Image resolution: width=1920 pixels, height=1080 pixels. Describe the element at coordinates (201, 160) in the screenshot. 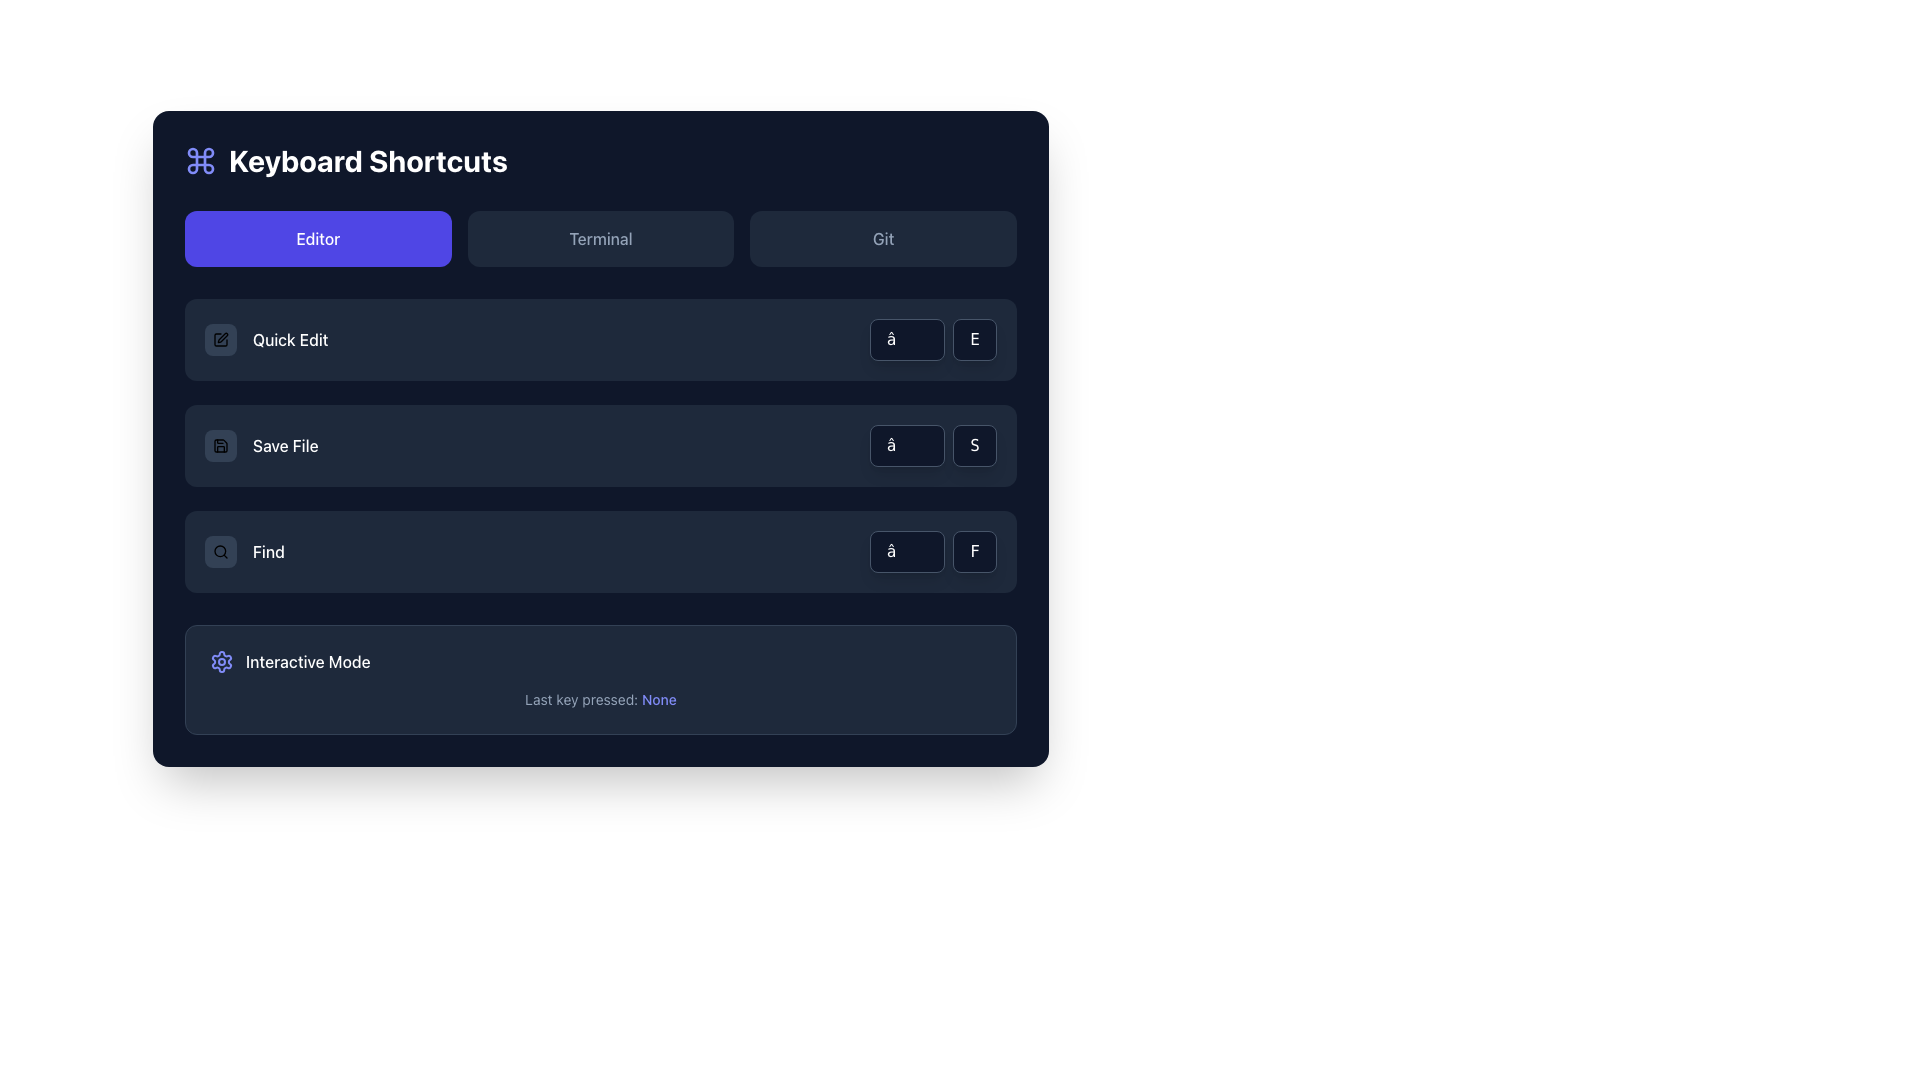

I see `the decorative icon for the 'Keyboard Shortcuts' section located to the left of the text 'Keyboard Shortcuts'` at that location.